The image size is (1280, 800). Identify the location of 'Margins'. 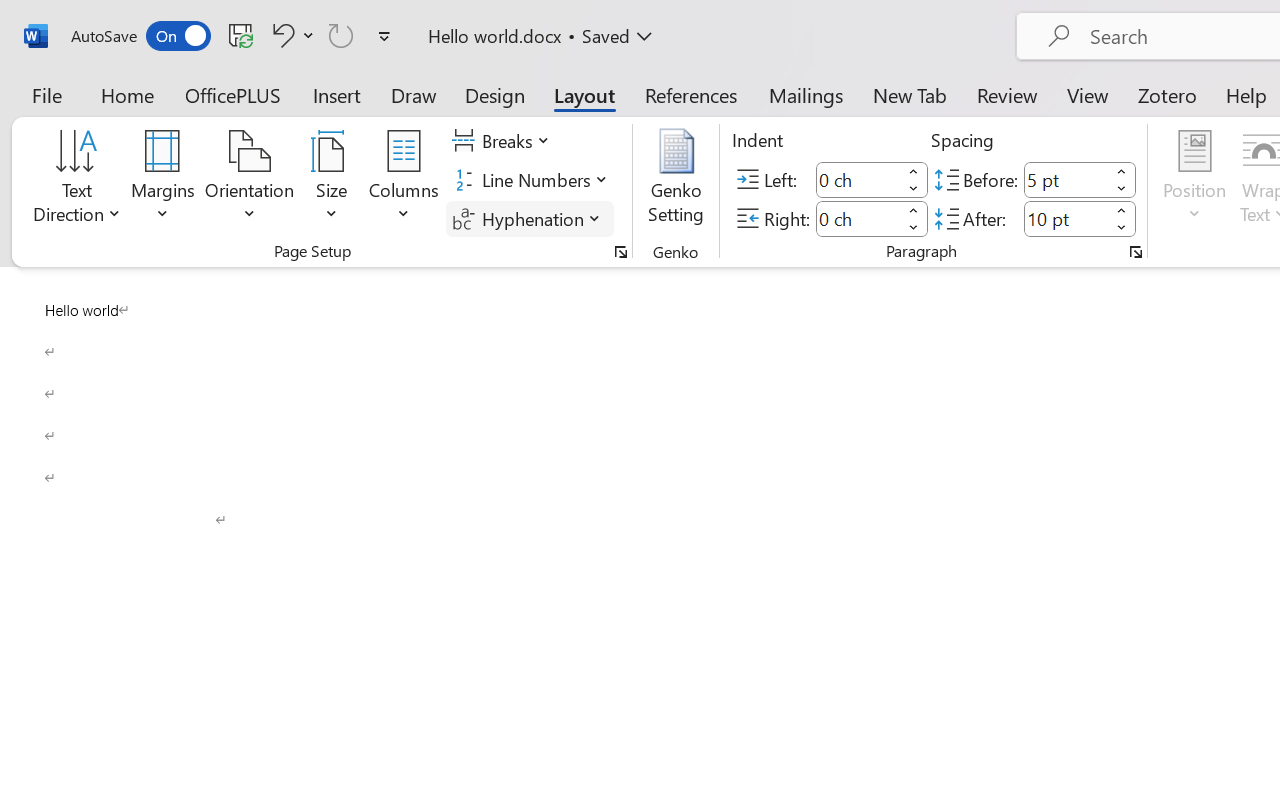
(163, 179).